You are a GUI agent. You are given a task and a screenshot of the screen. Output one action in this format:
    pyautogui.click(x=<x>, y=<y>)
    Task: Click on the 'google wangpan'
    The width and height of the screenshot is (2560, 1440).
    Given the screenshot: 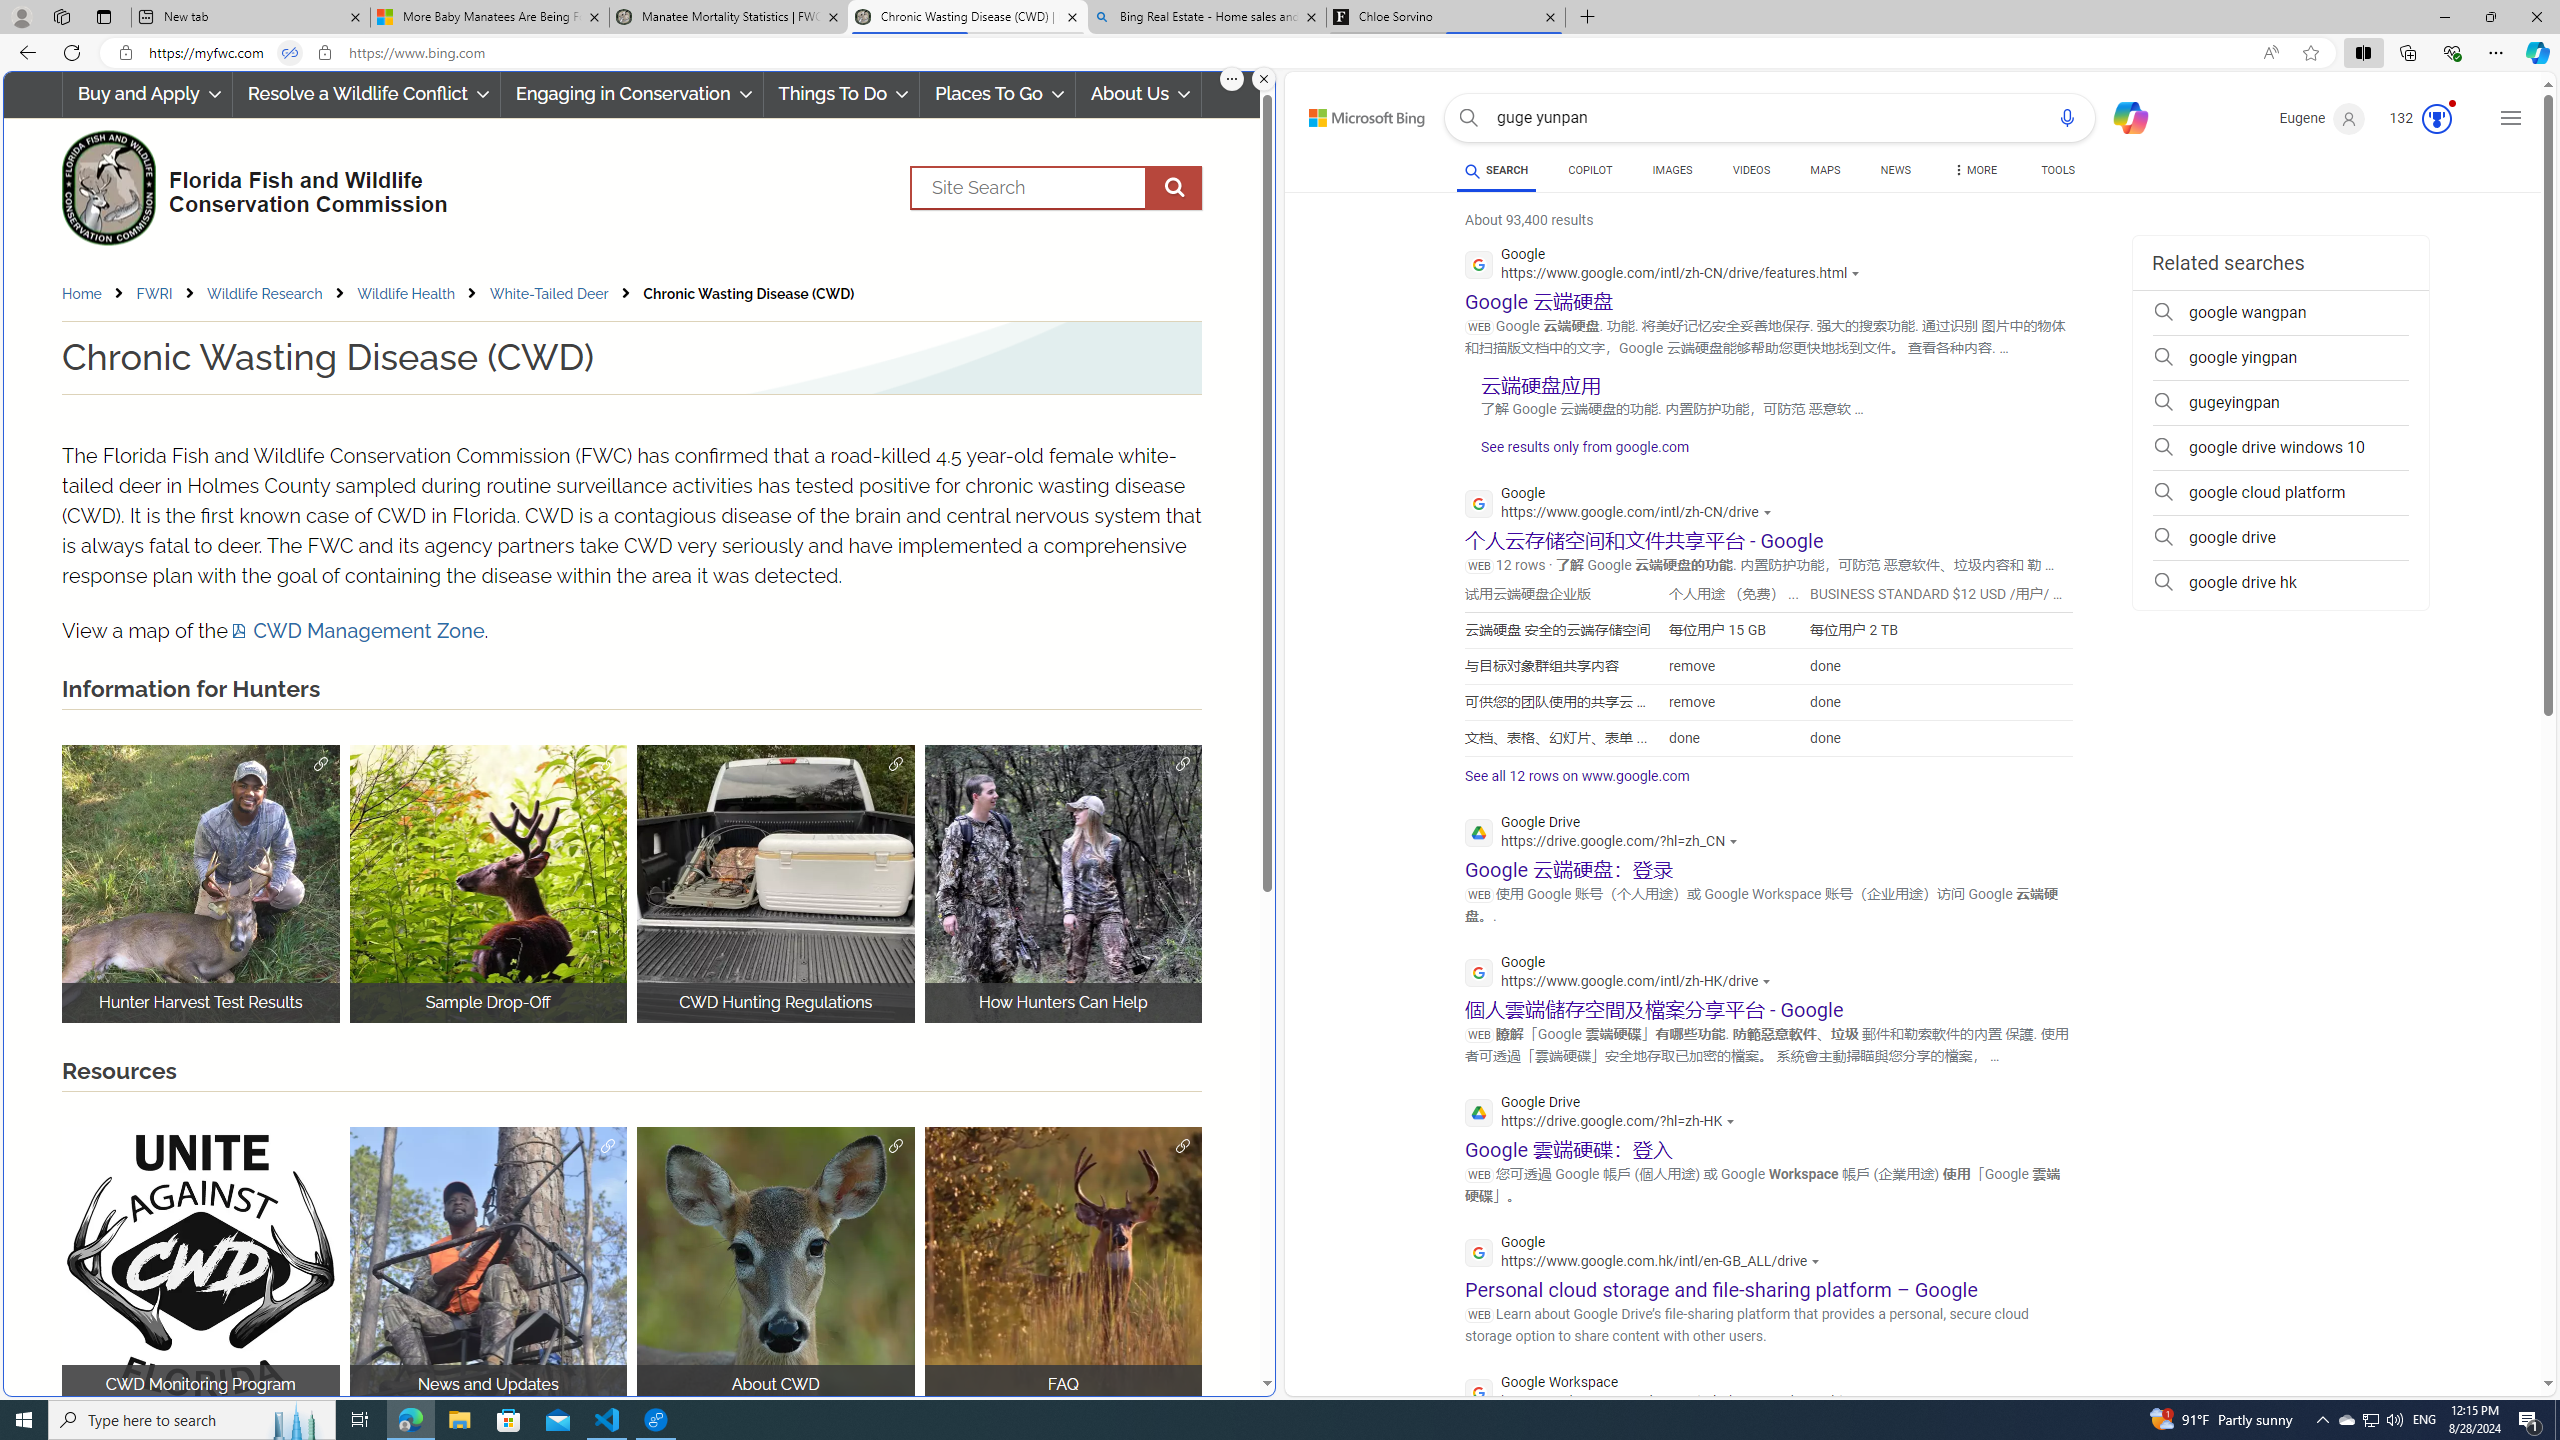 What is the action you would take?
    pyautogui.click(x=2279, y=313)
    